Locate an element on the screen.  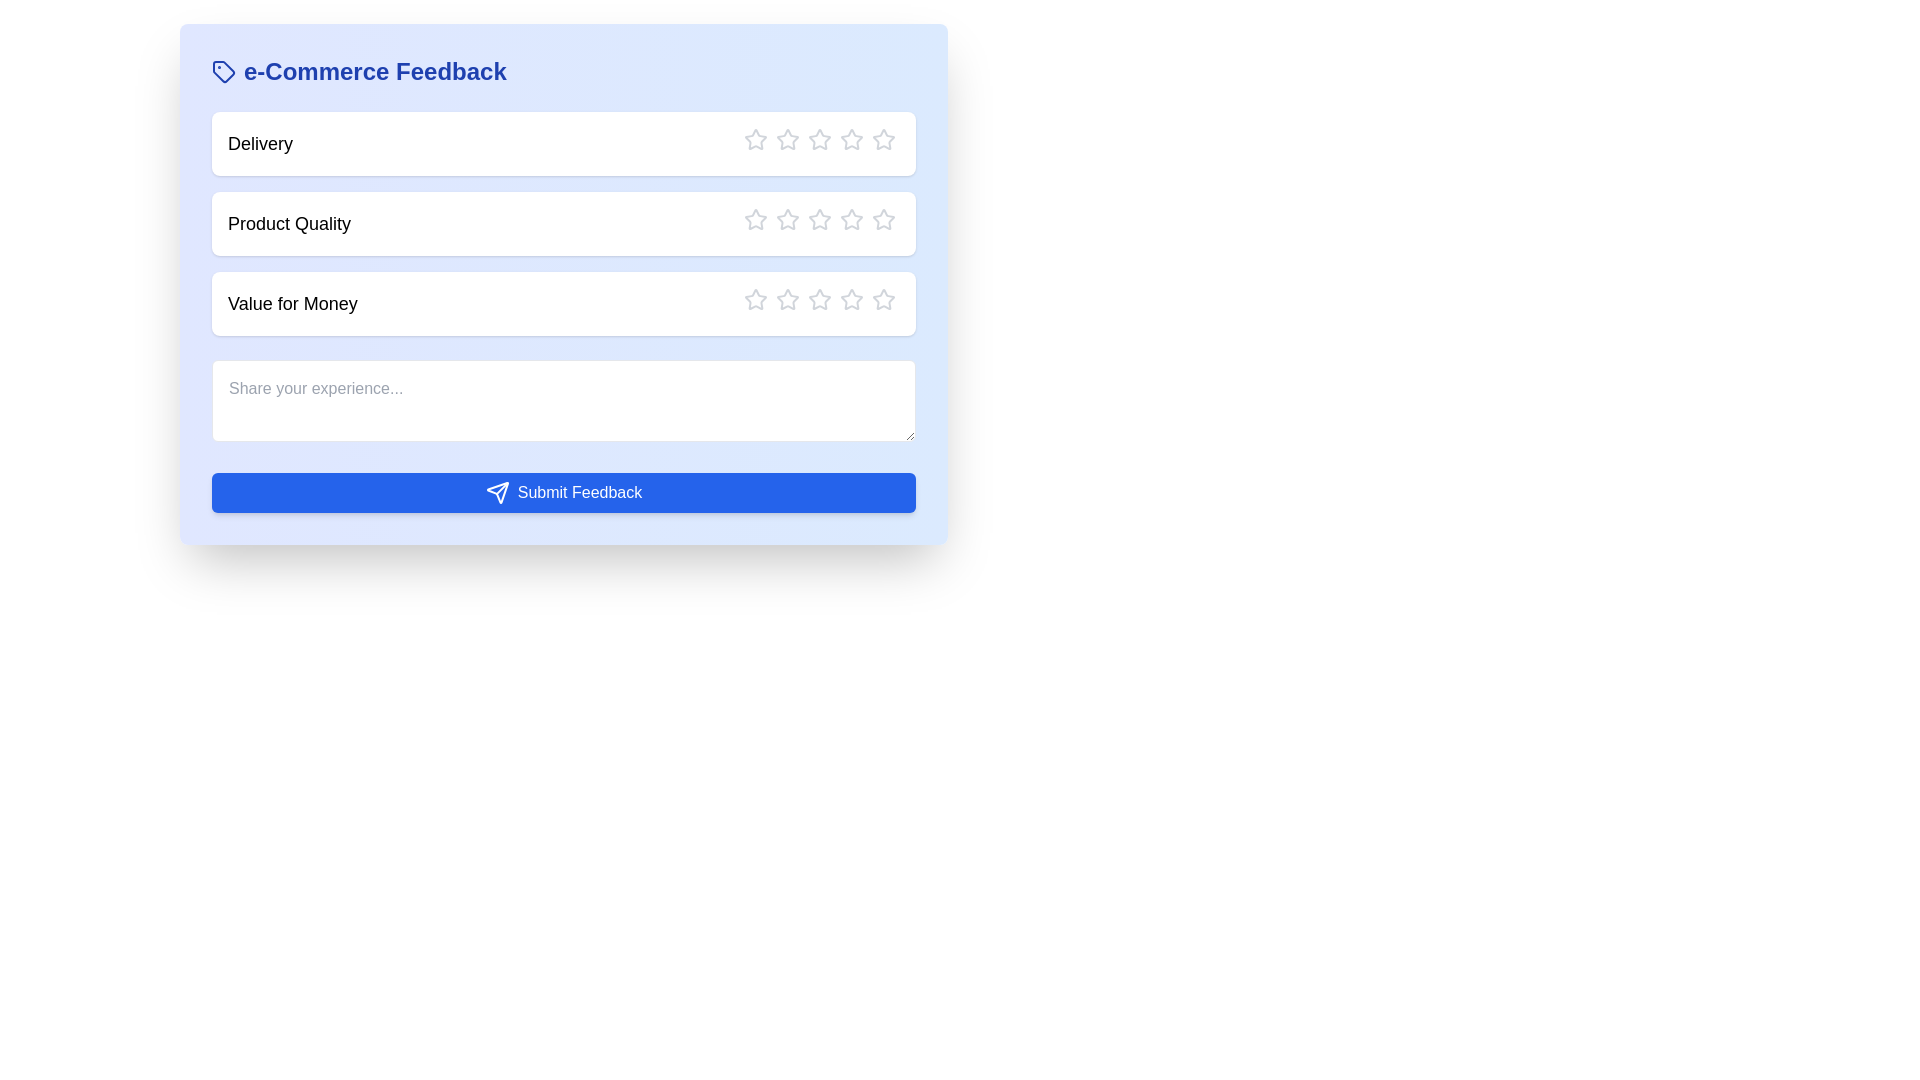
the star corresponding to the rating 1 for the category Delivery is located at coordinates (743, 138).